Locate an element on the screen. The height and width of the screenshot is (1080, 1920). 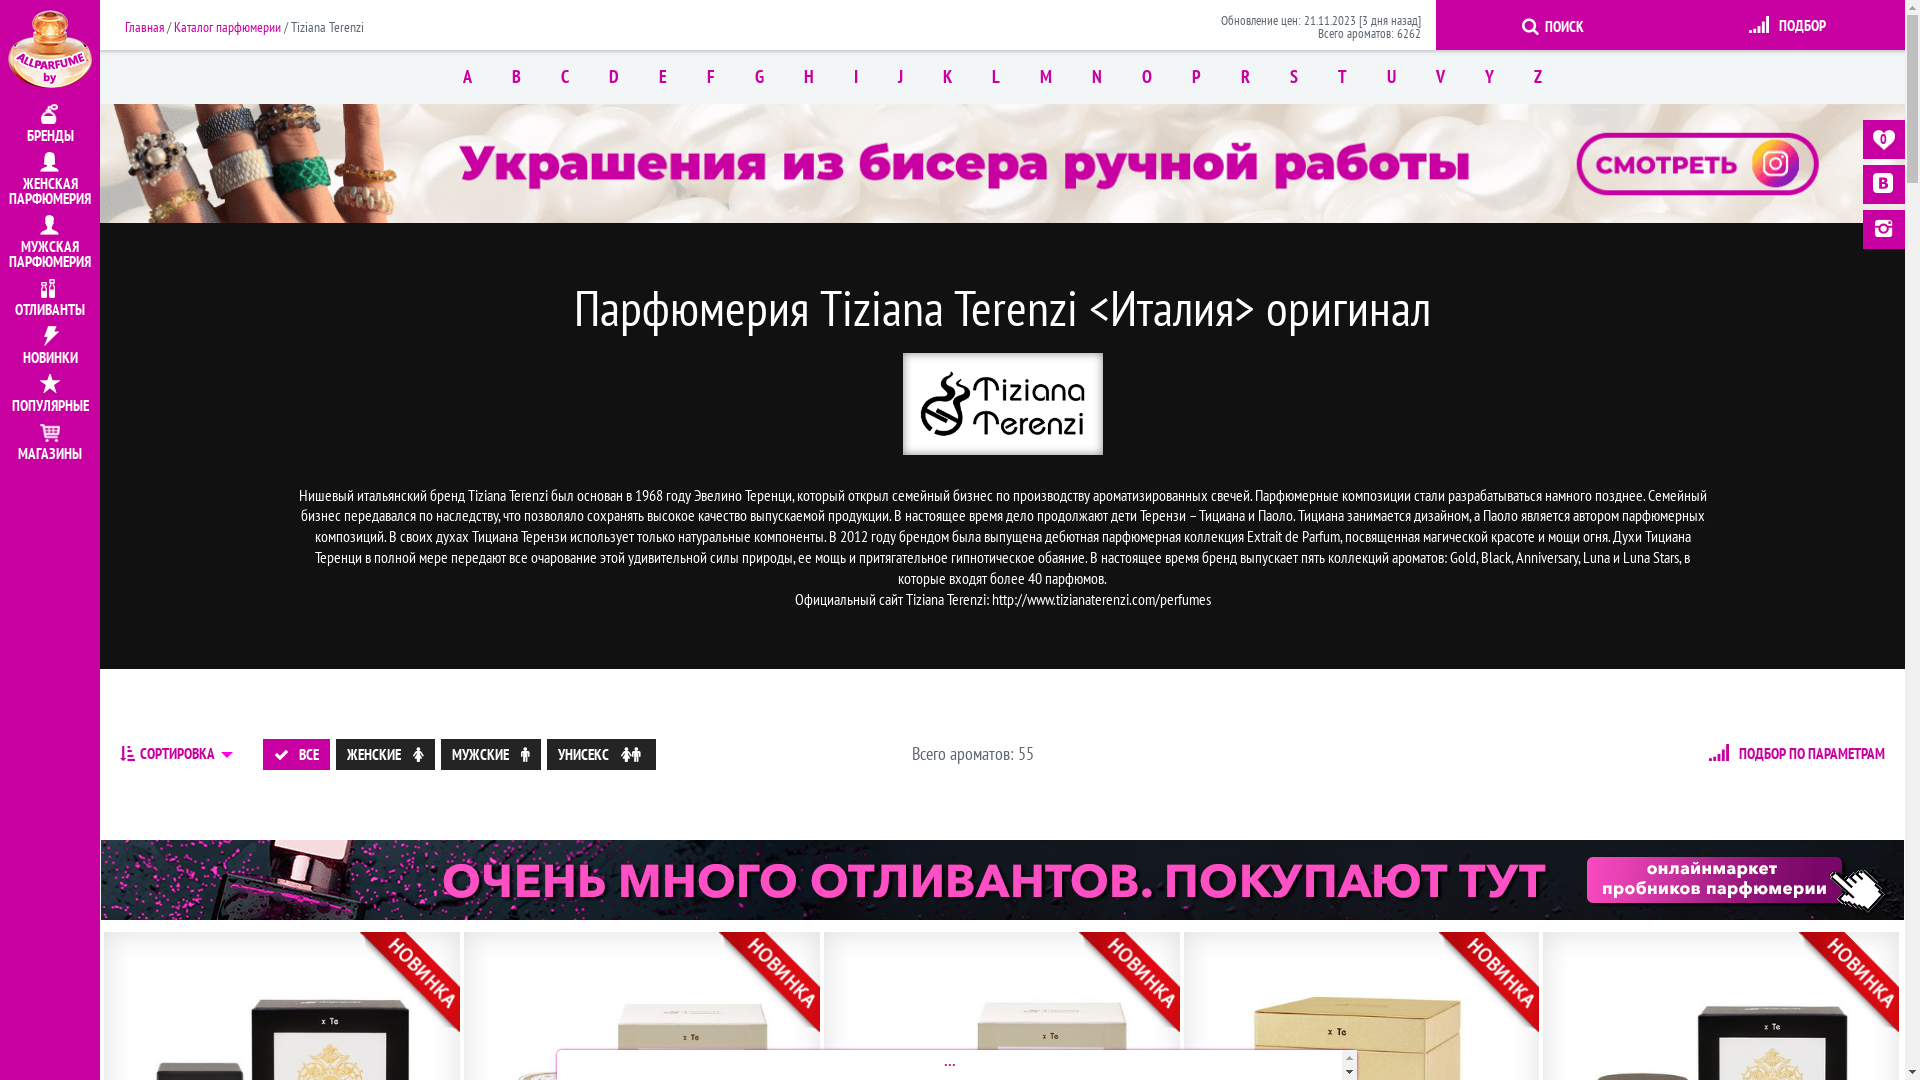
'L' is located at coordinates (996, 76).